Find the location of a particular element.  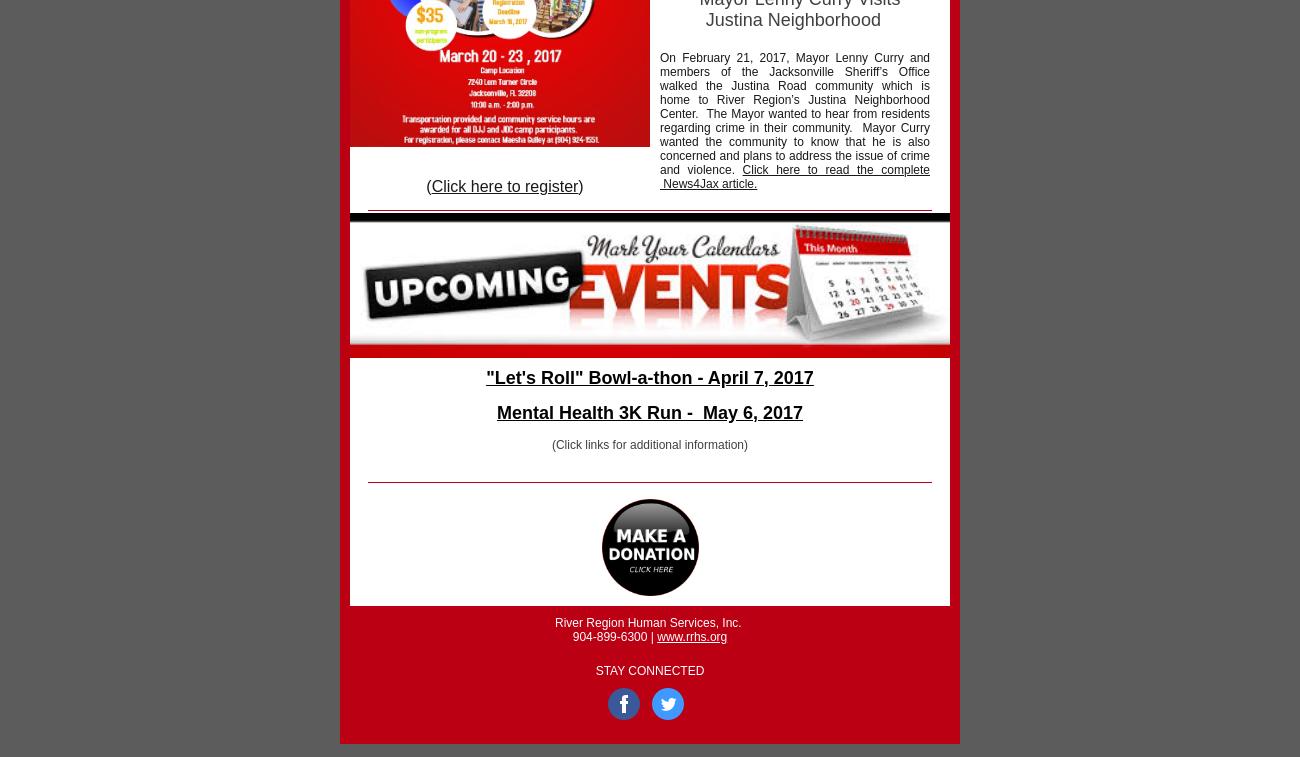

'STAY CONNECTED' is located at coordinates (649, 670).